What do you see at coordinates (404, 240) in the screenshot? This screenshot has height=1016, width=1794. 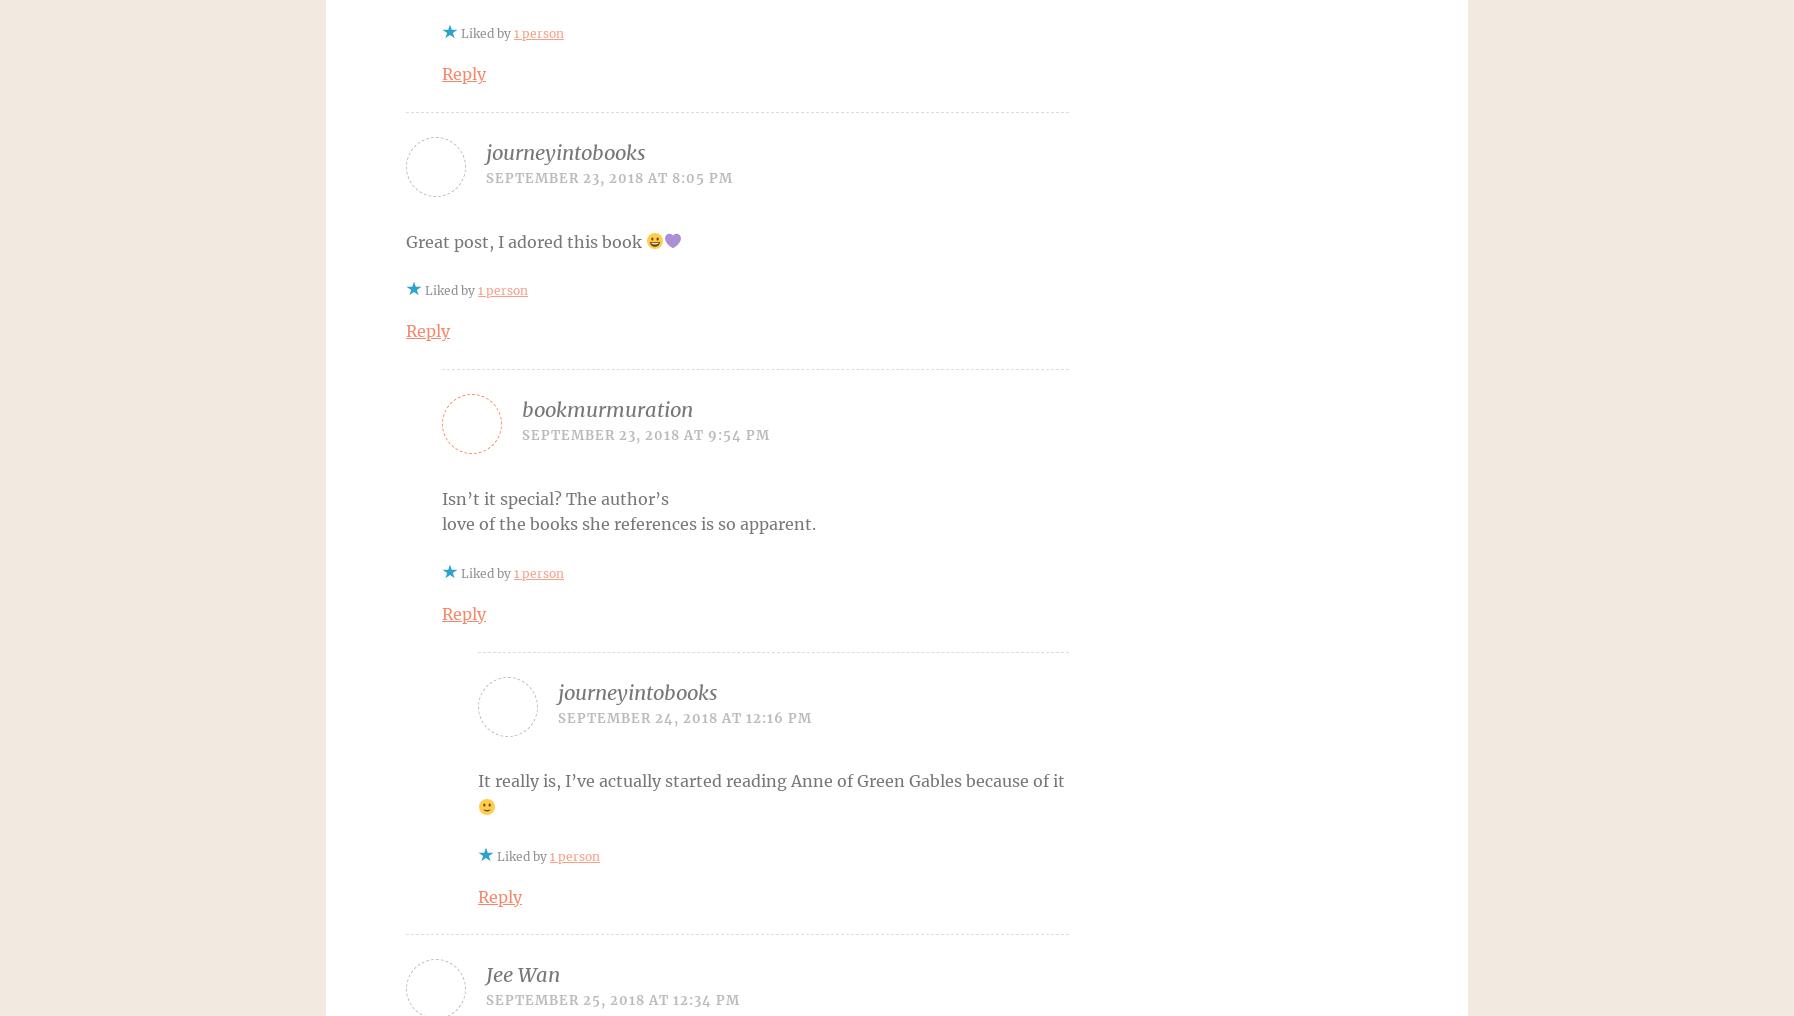 I see `'Great post, I adored this book'` at bounding box center [404, 240].